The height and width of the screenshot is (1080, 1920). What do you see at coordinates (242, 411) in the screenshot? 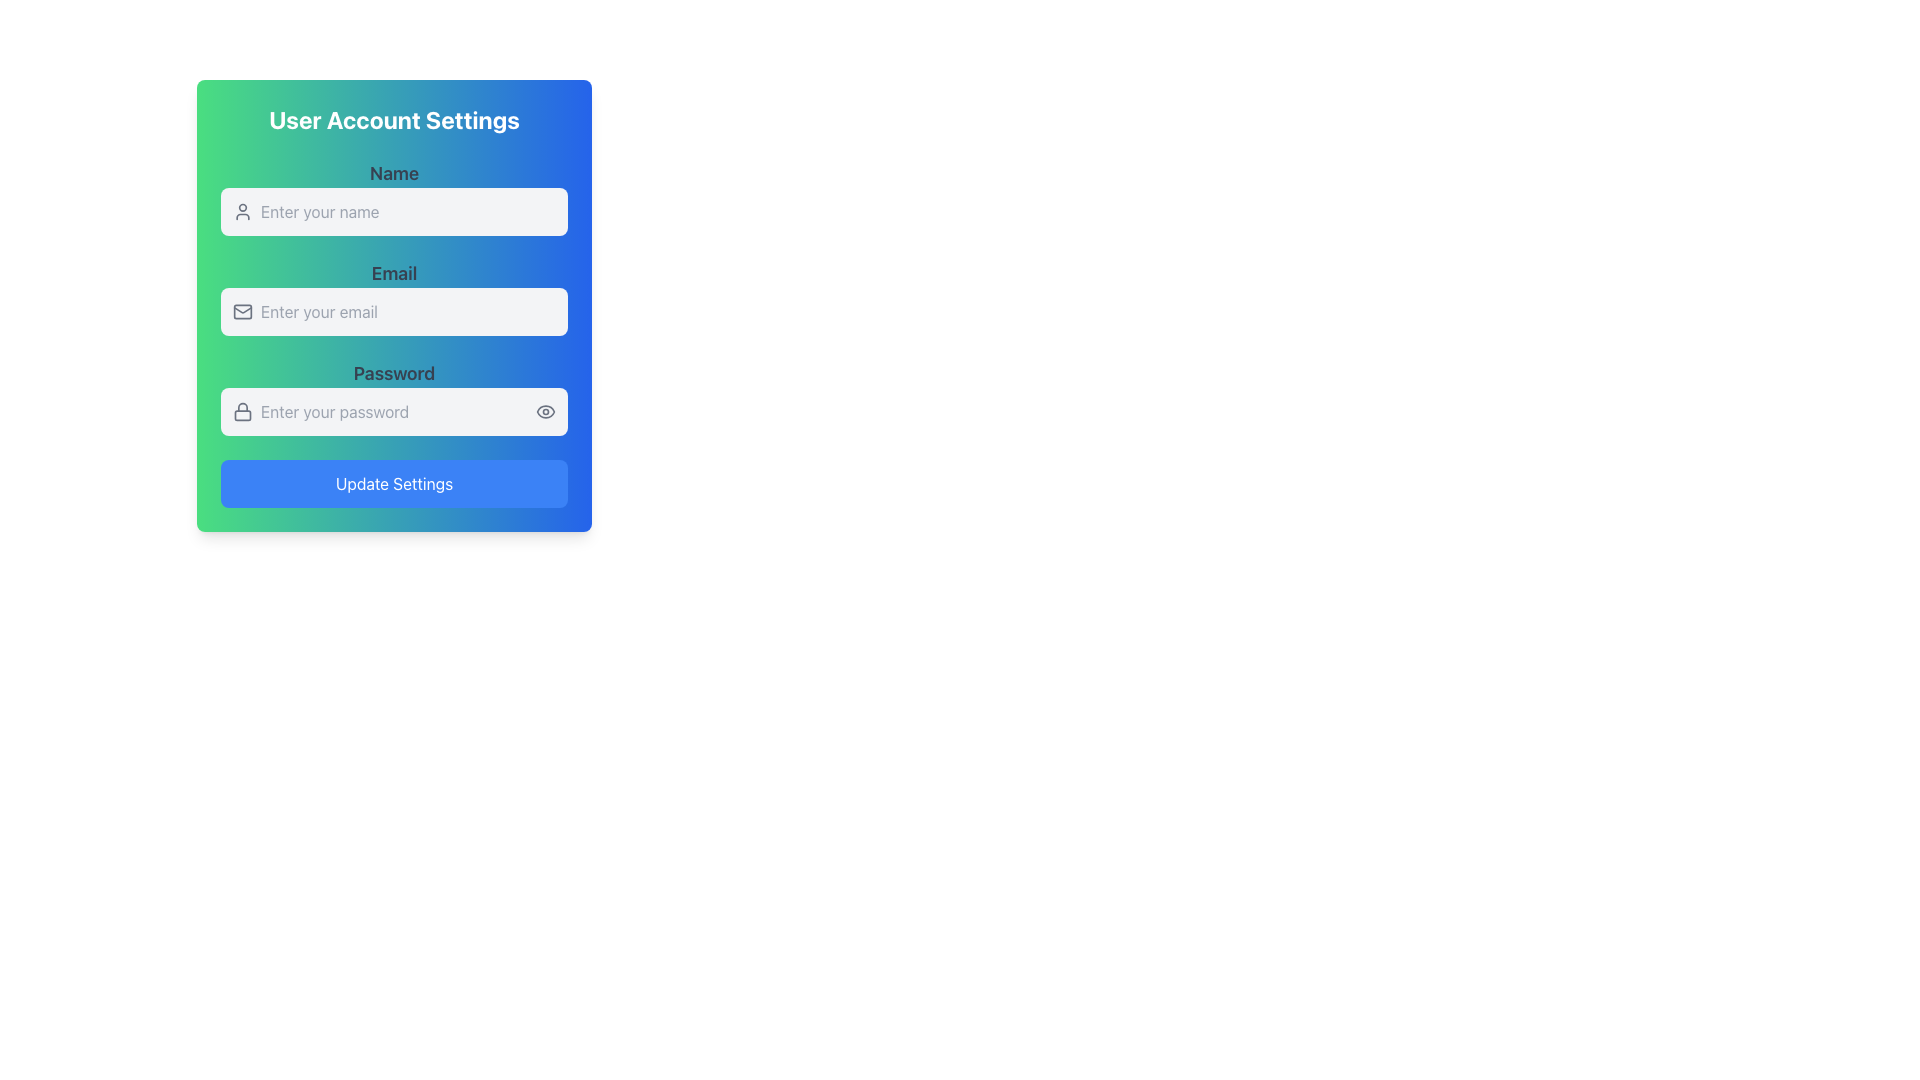
I see `the password indicator icon located on the left side of the password input field in the user account settings form` at bounding box center [242, 411].